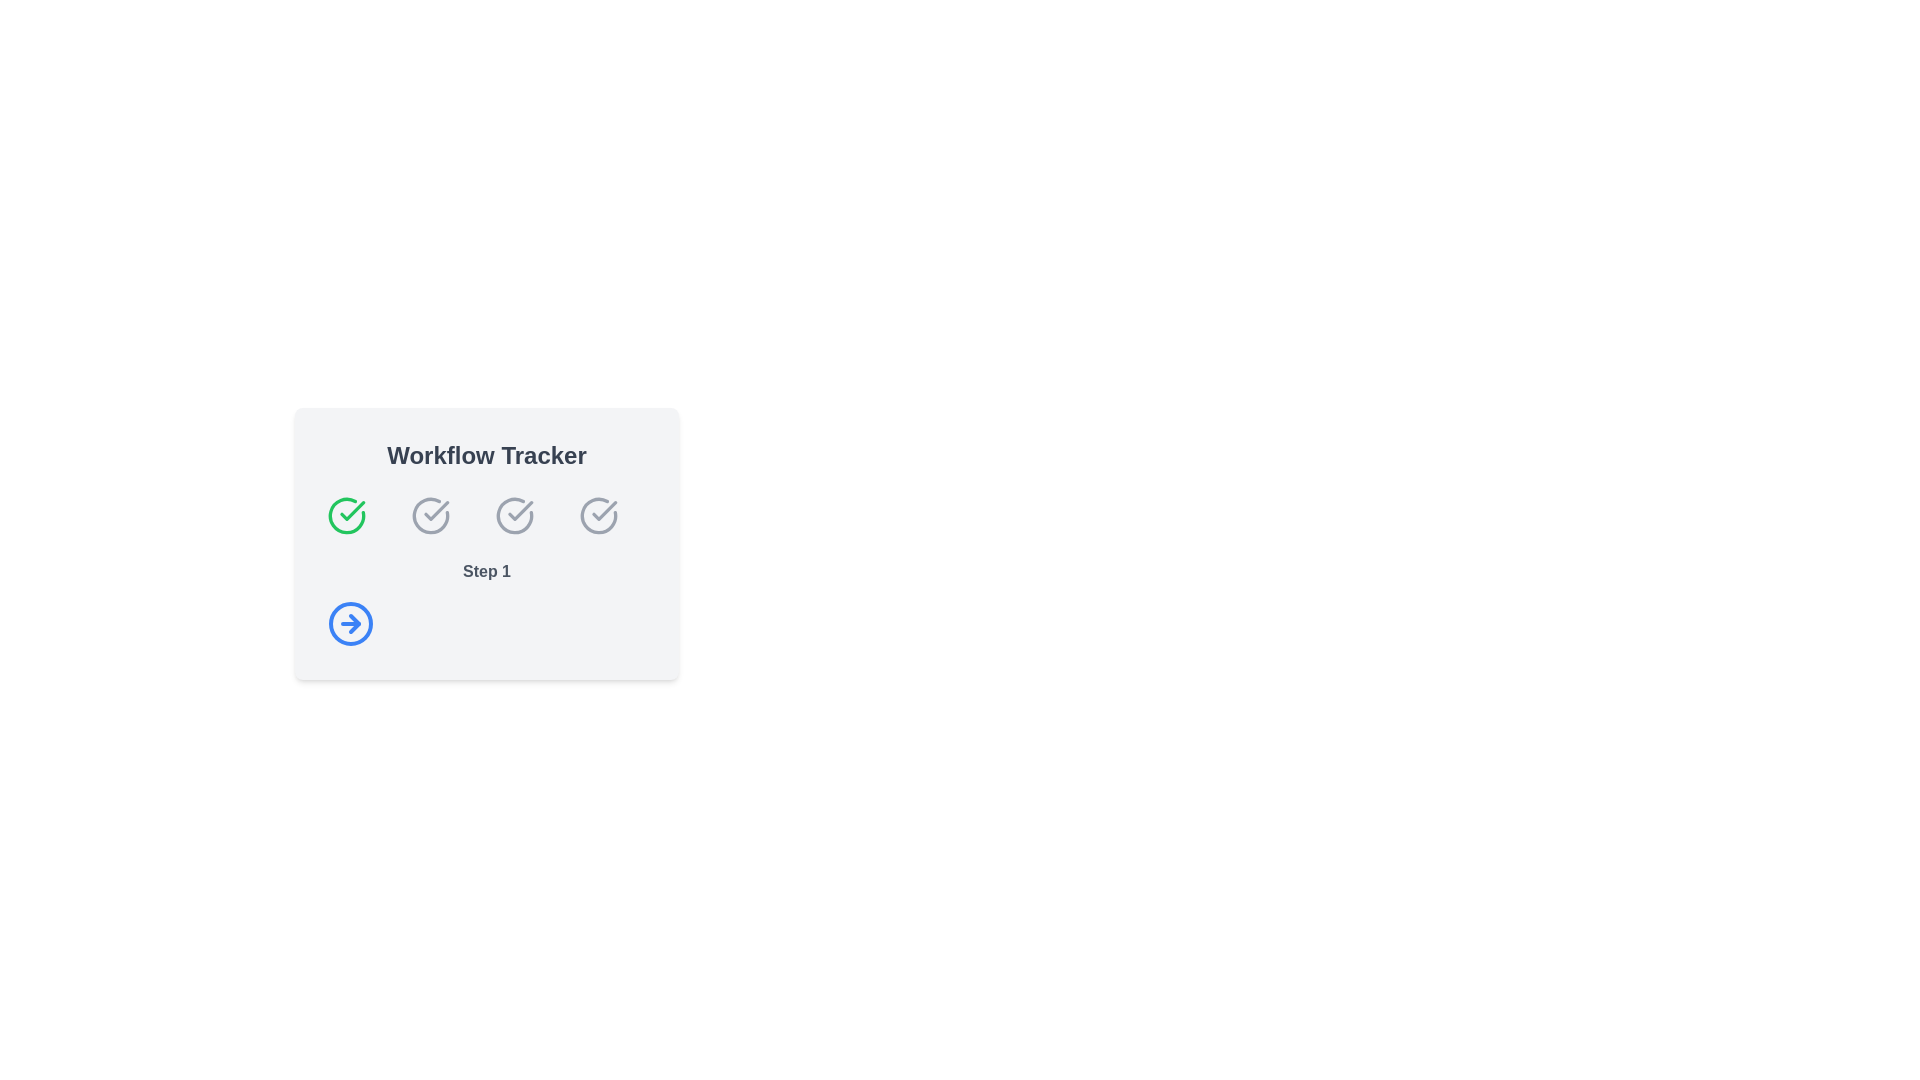  What do you see at coordinates (346, 515) in the screenshot?
I see `the status indicator icon with a green checkmark, which is the first icon in the horizontal series within the 'Workflow Tracker' card` at bounding box center [346, 515].